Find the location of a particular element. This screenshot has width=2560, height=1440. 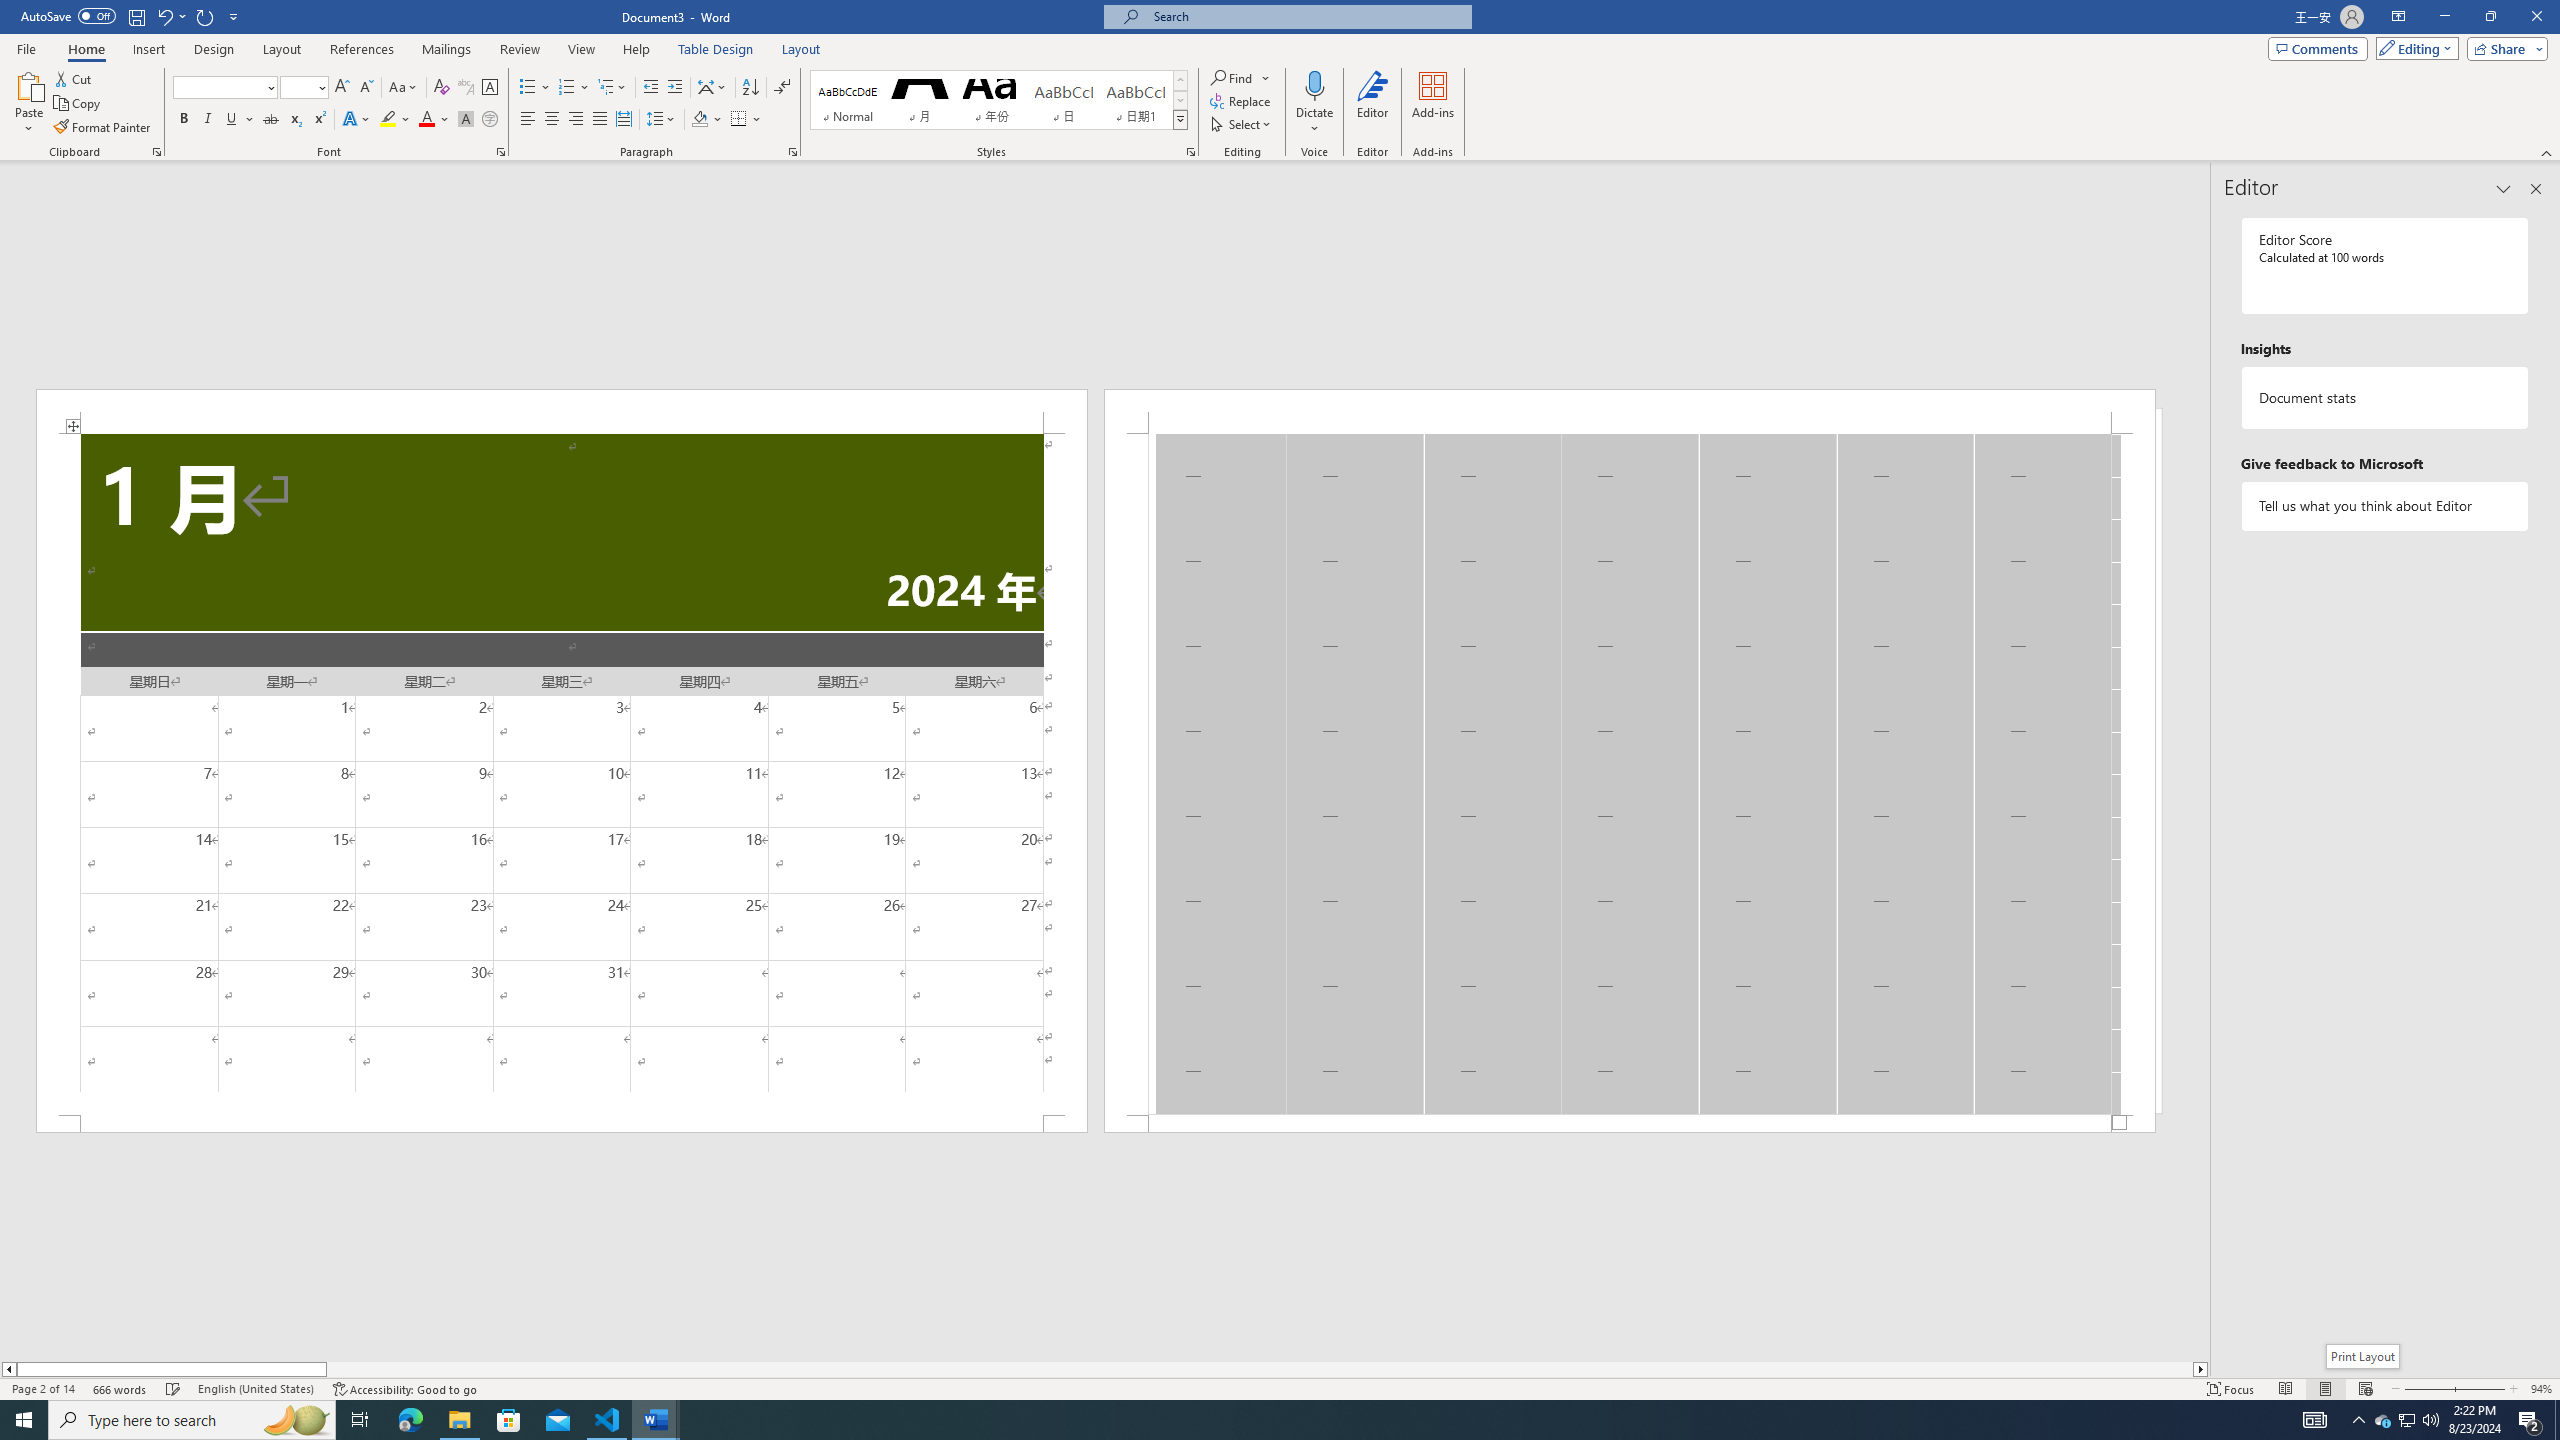

'Office Clipboard...' is located at coordinates (155, 150).